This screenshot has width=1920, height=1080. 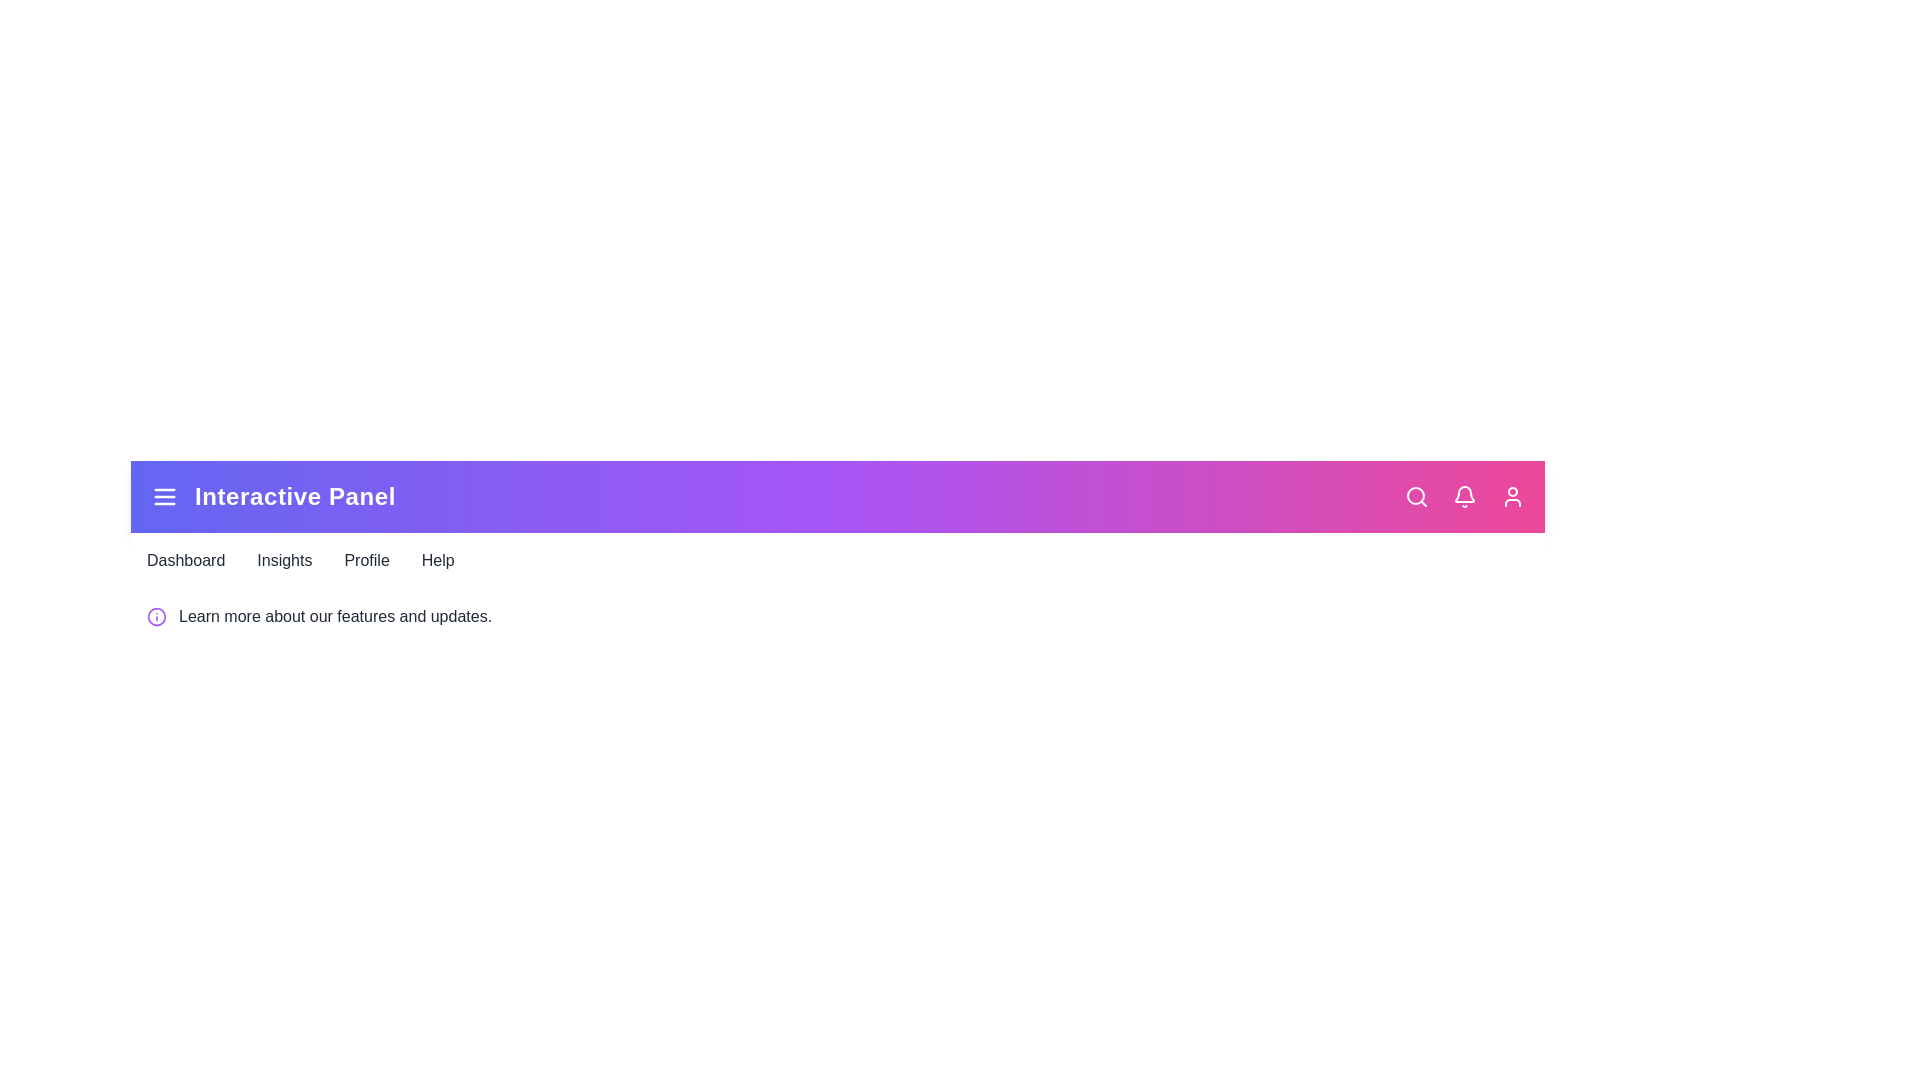 I want to click on the navigation link labeled Help, so click(x=436, y=560).